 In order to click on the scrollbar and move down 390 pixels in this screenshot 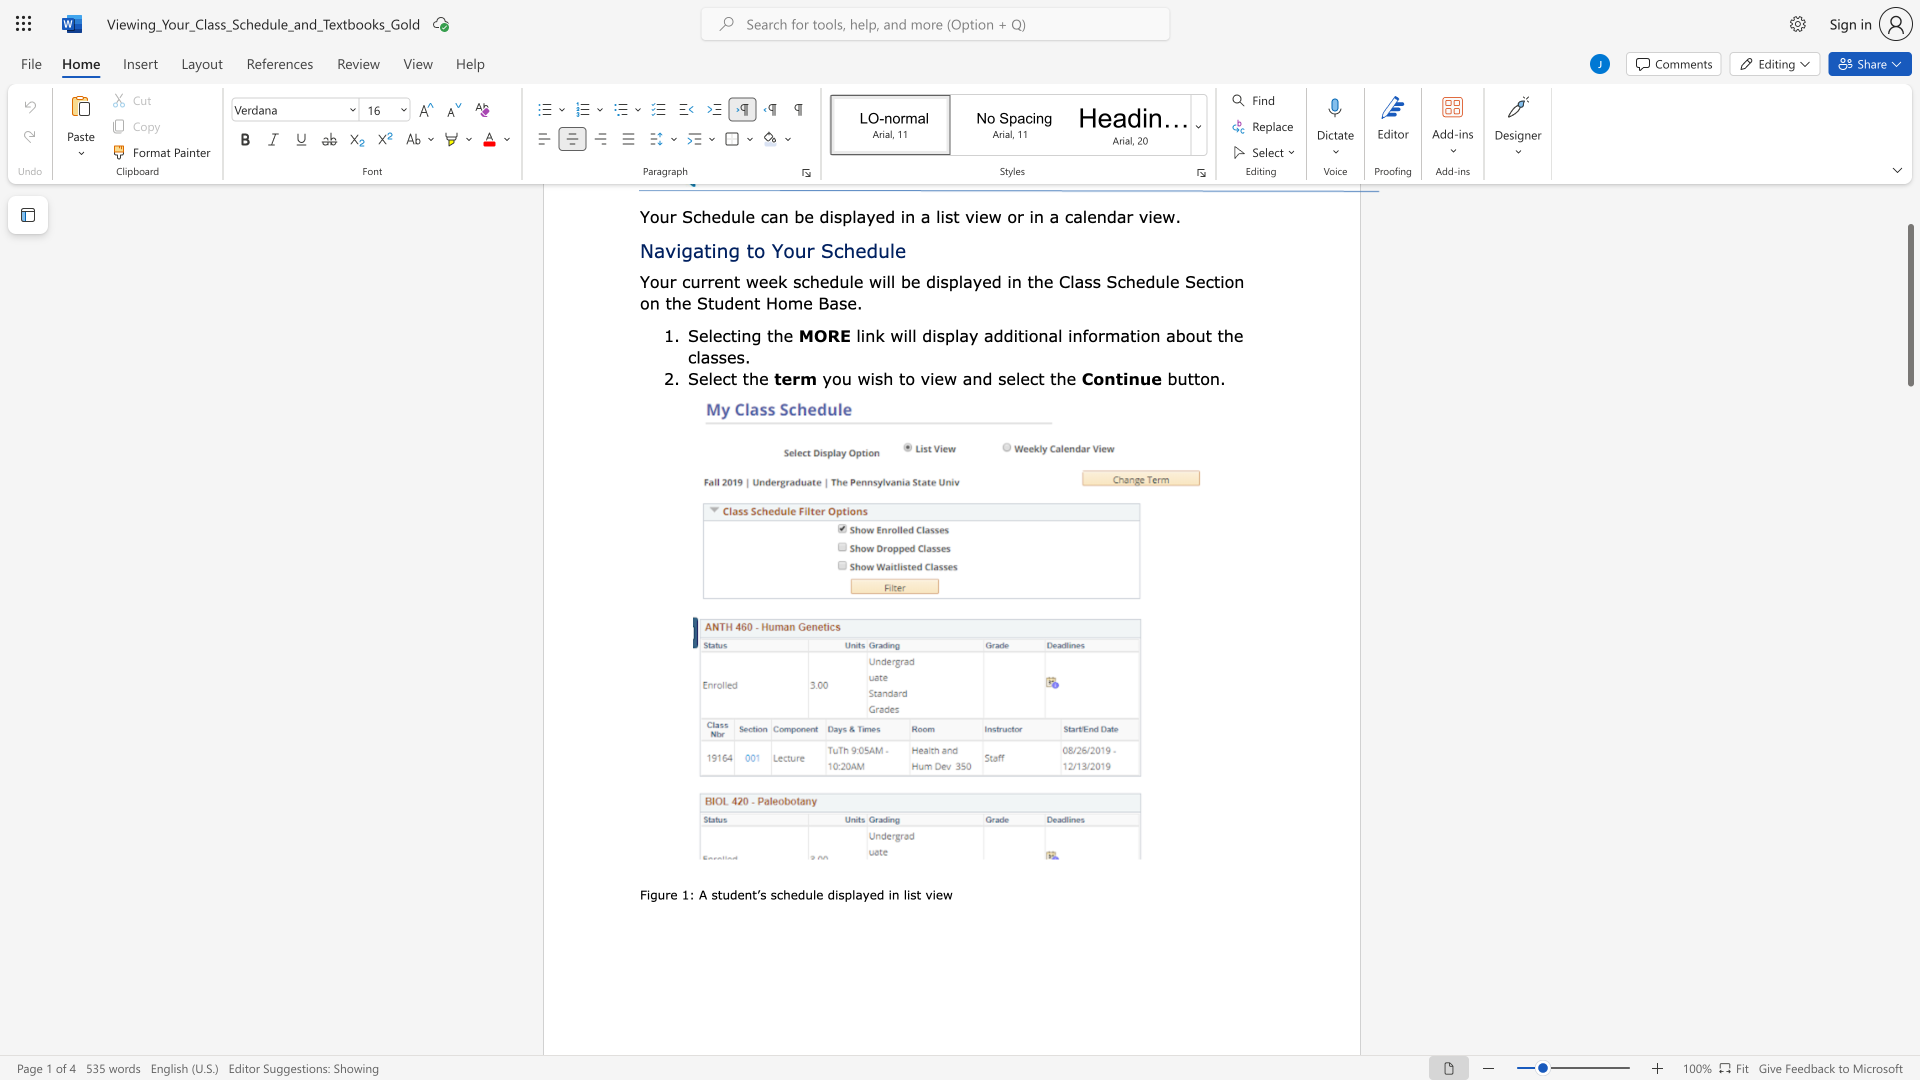, I will do `click(1909, 305)`.